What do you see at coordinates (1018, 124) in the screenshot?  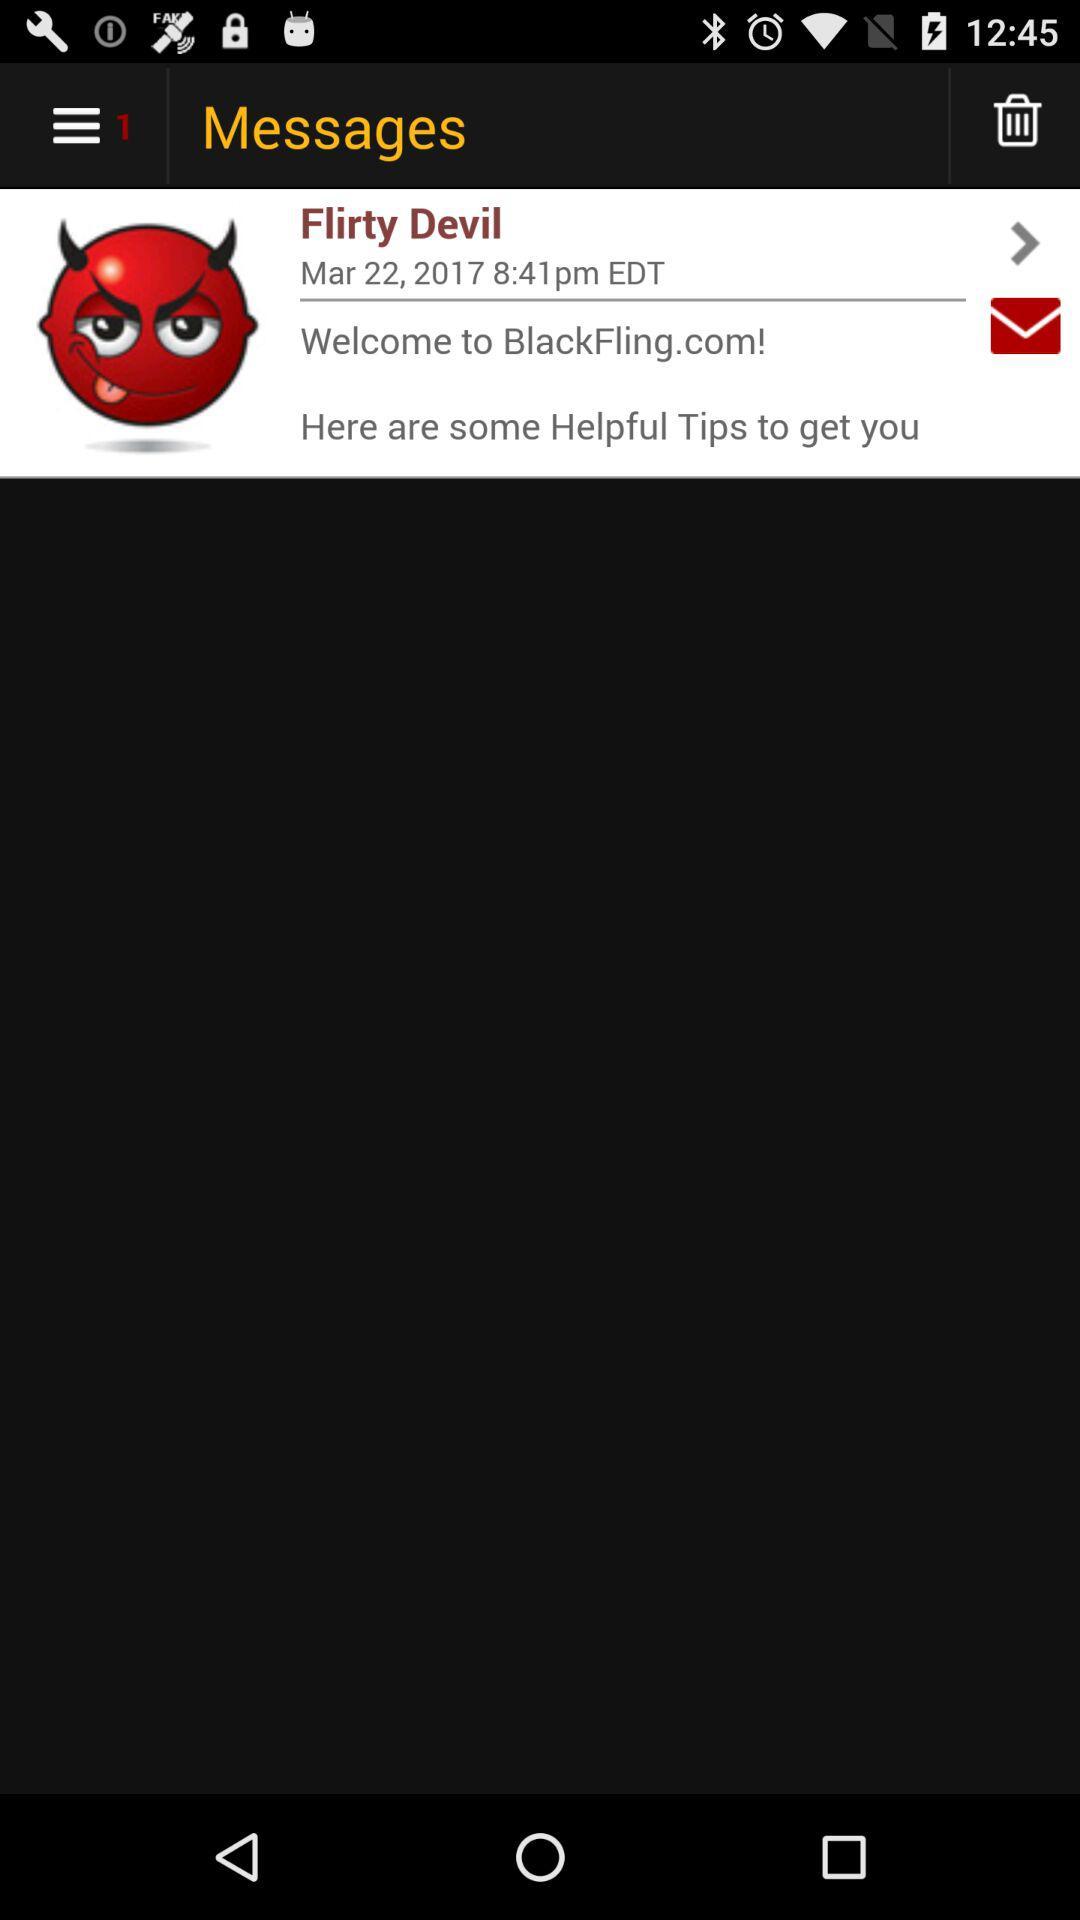 I see `app above flirty devil` at bounding box center [1018, 124].